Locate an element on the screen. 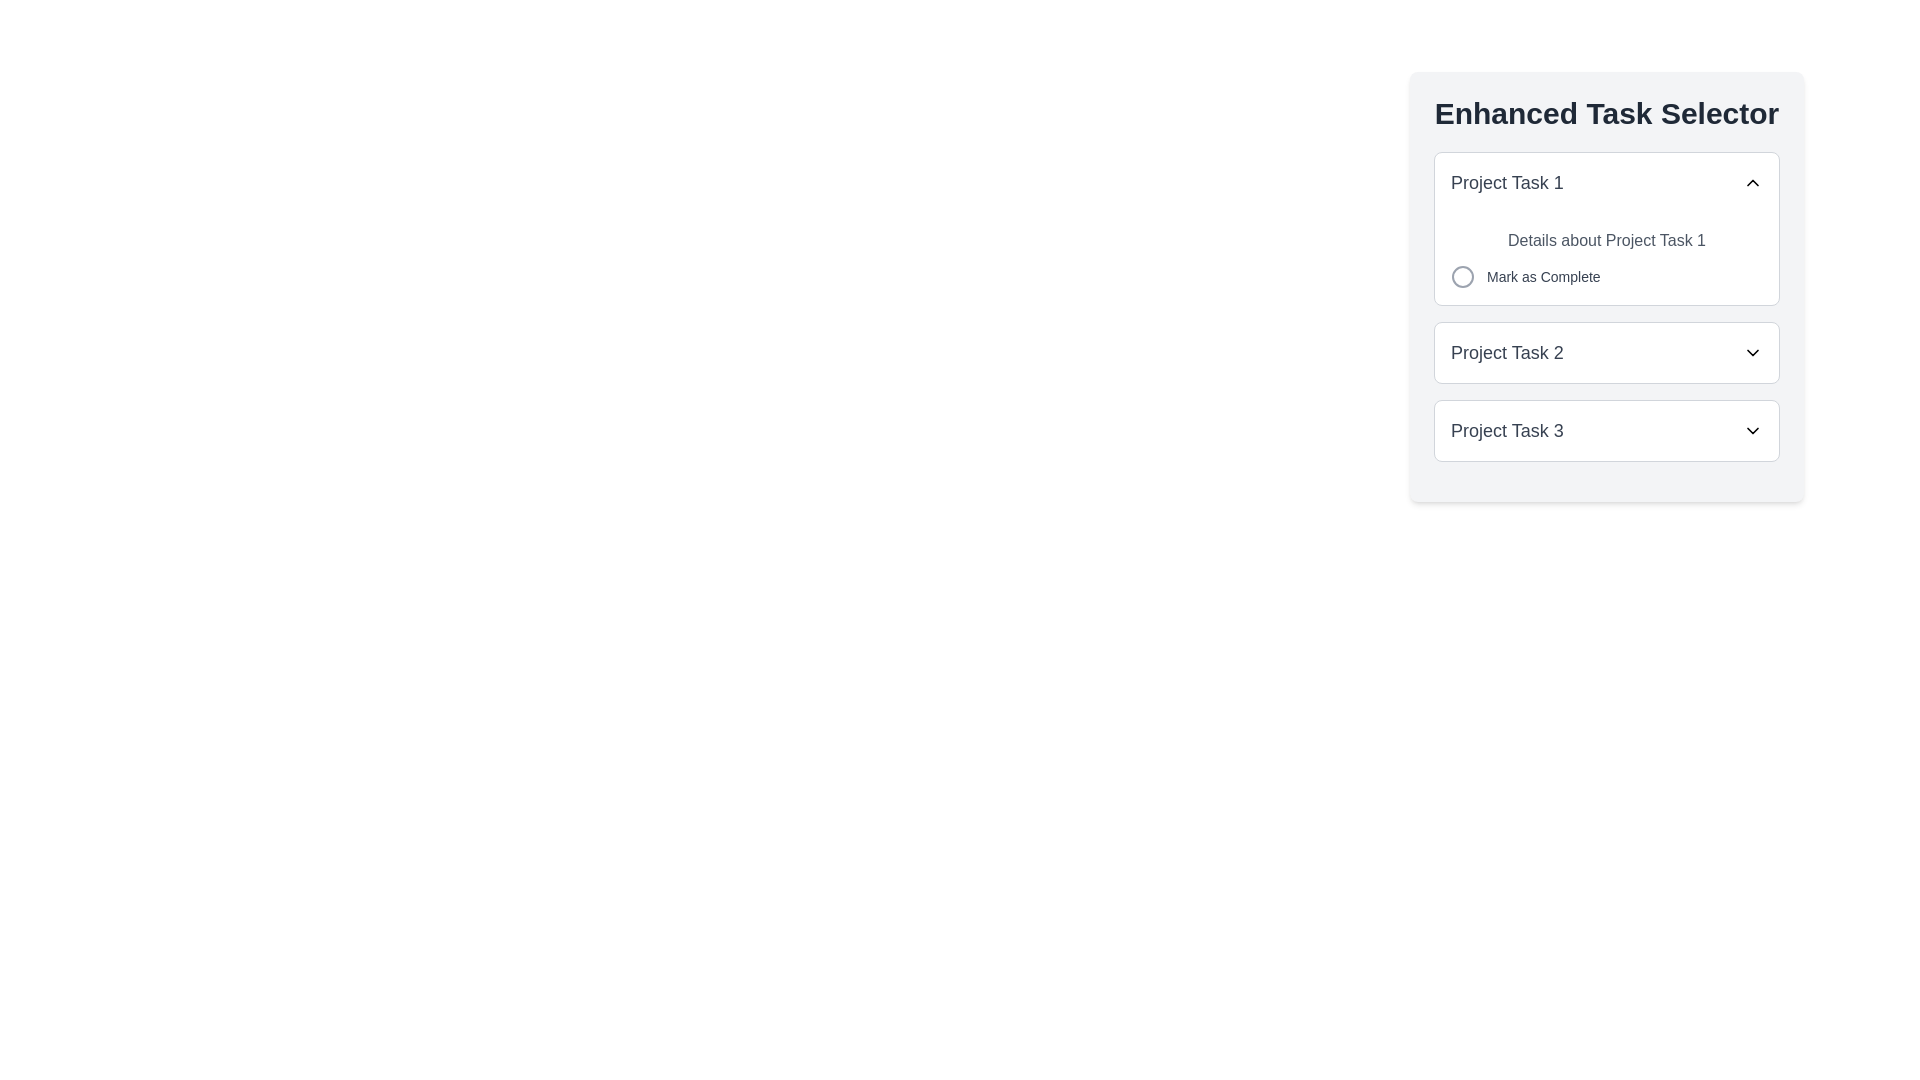 The width and height of the screenshot is (1920, 1080). the circular icon with a gray outline, resembling an unselected radio button is located at coordinates (1463, 277).